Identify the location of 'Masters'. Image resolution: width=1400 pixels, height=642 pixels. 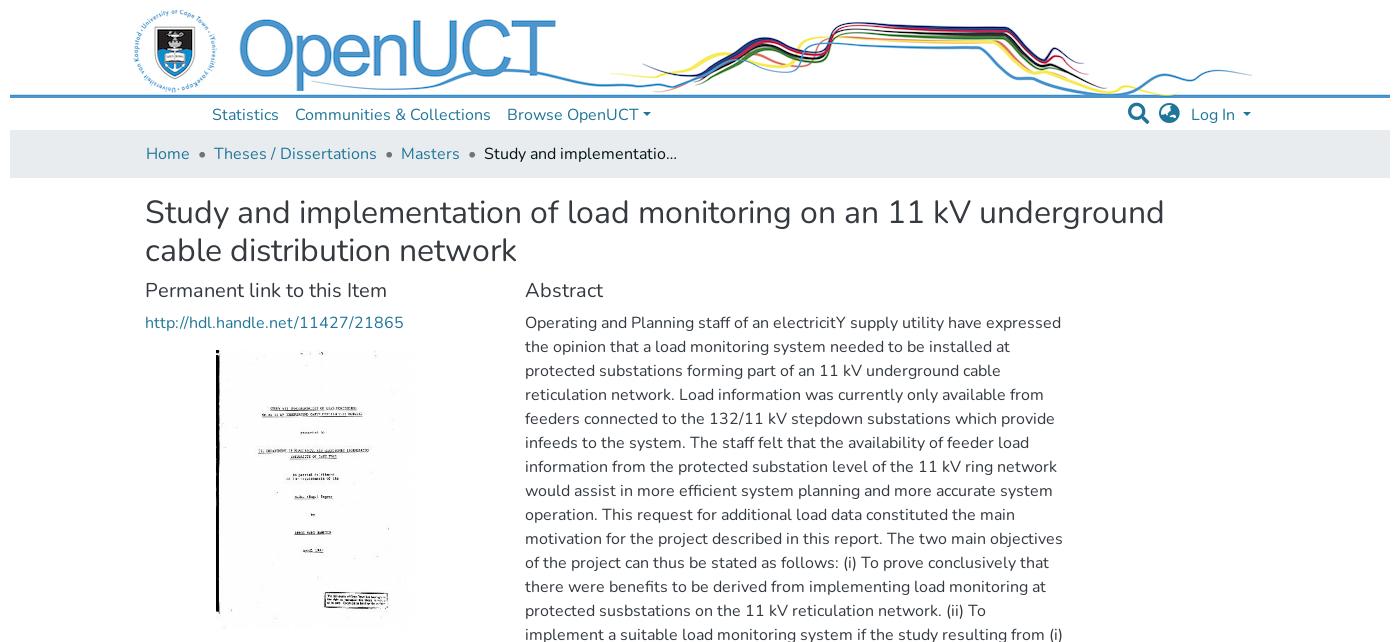
(430, 154).